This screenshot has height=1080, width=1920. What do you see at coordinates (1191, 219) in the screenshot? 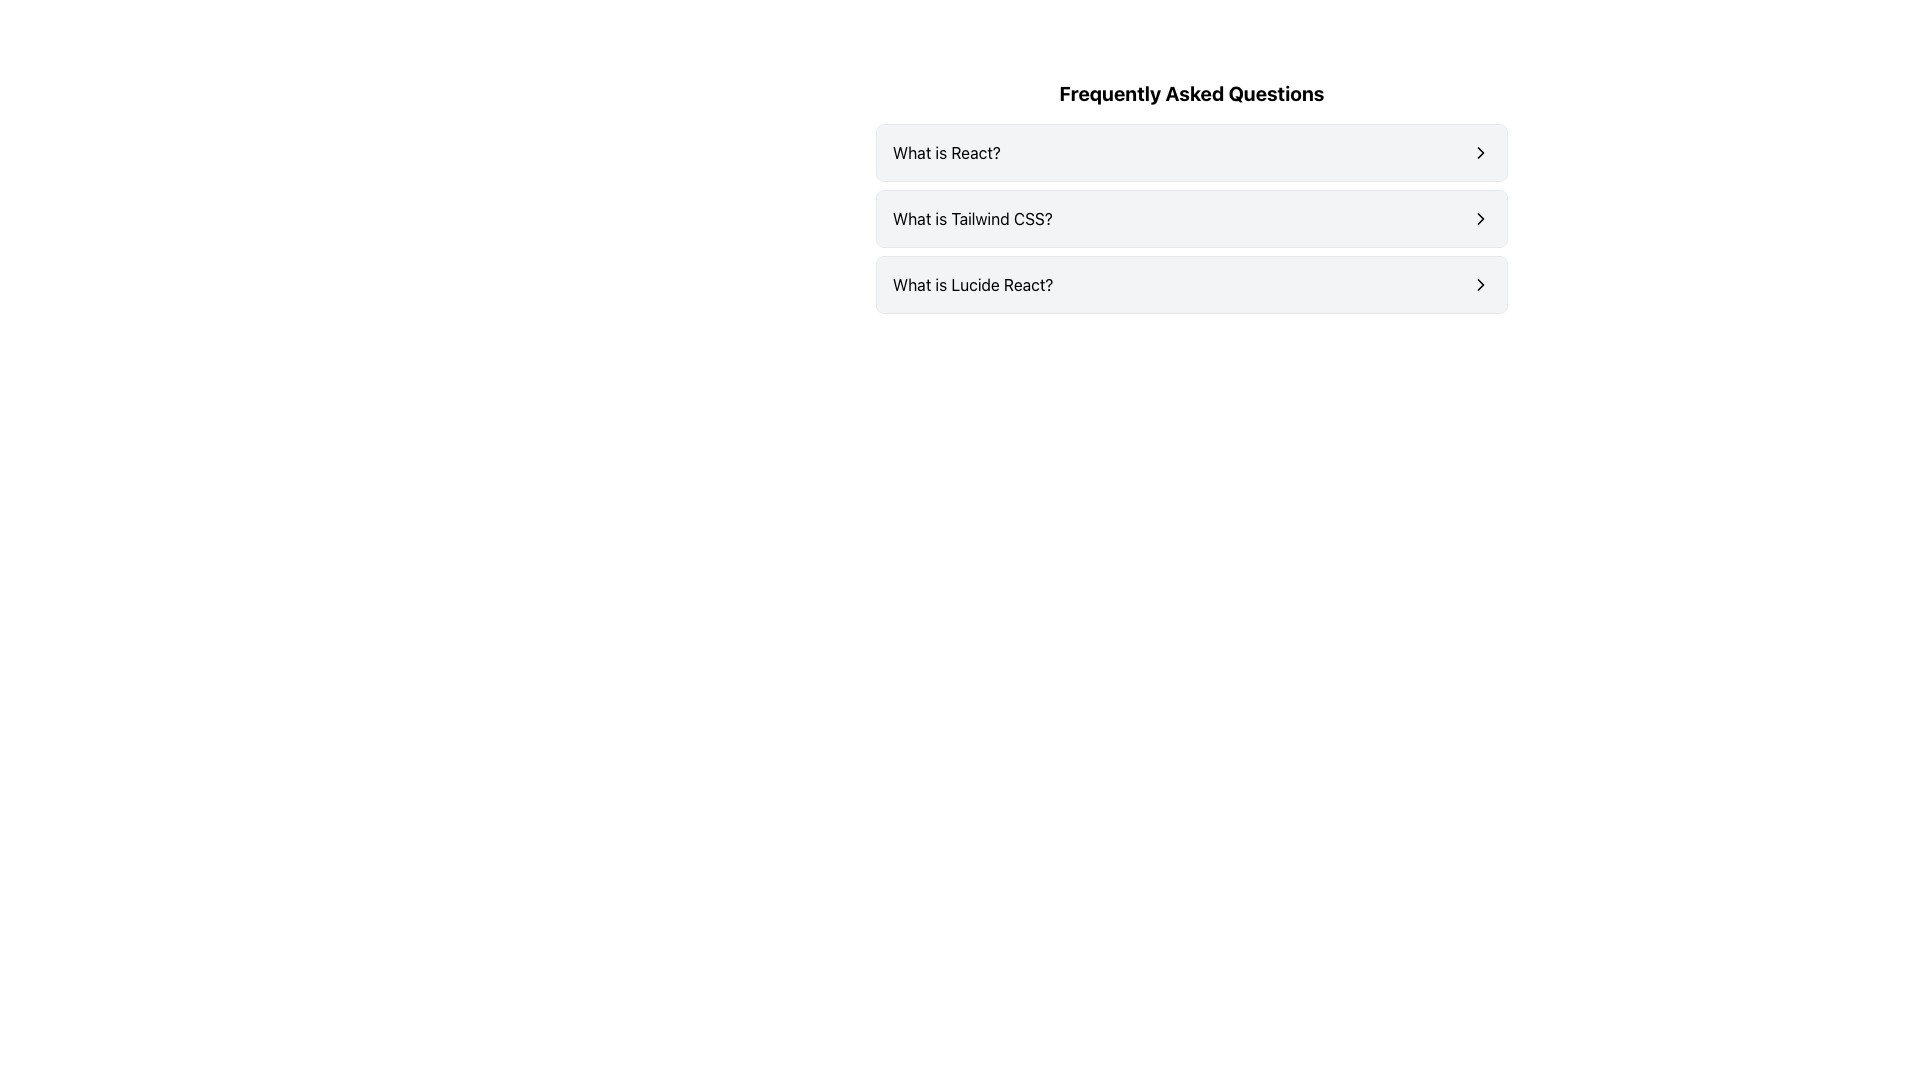
I see `the second item in the Frequently Asked Questions list labeled 'What is Tailwind CSS?'` at bounding box center [1191, 219].